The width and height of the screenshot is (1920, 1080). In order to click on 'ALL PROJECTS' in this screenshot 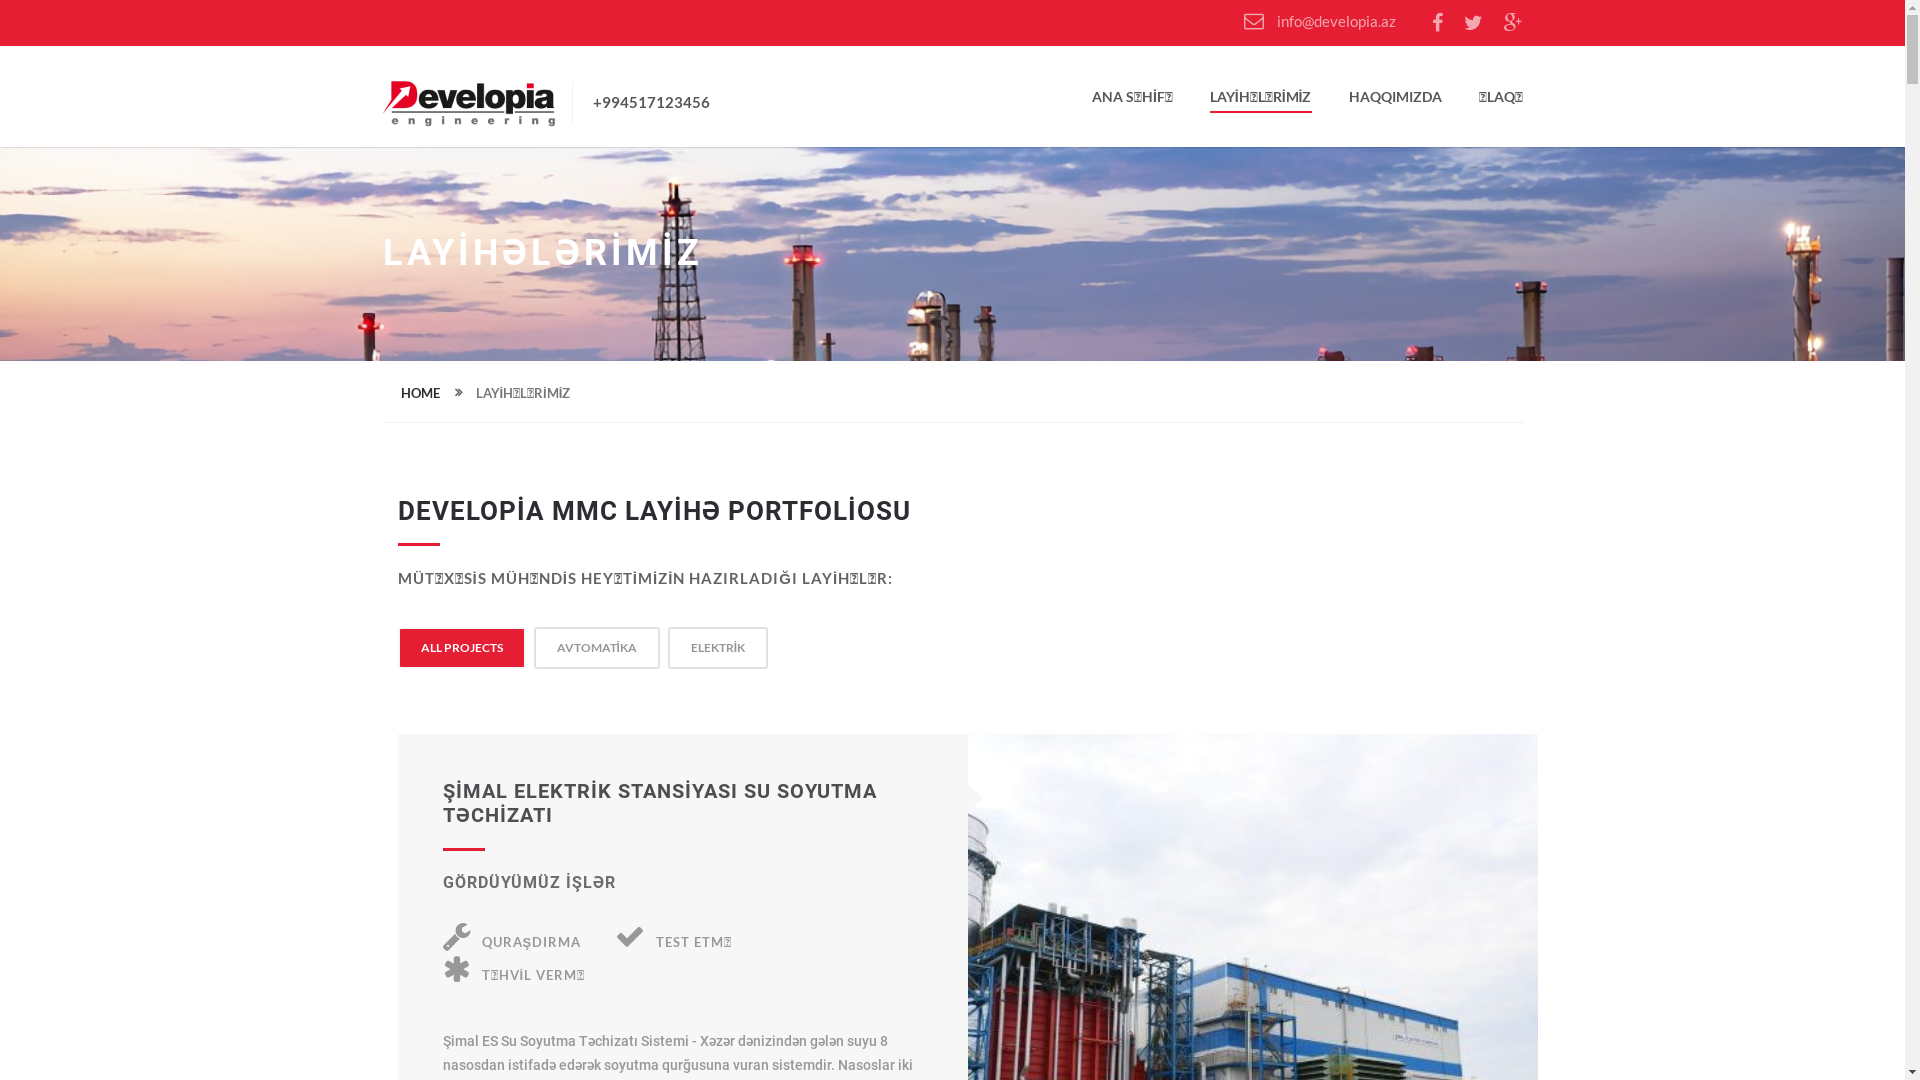, I will do `click(459, 647)`.